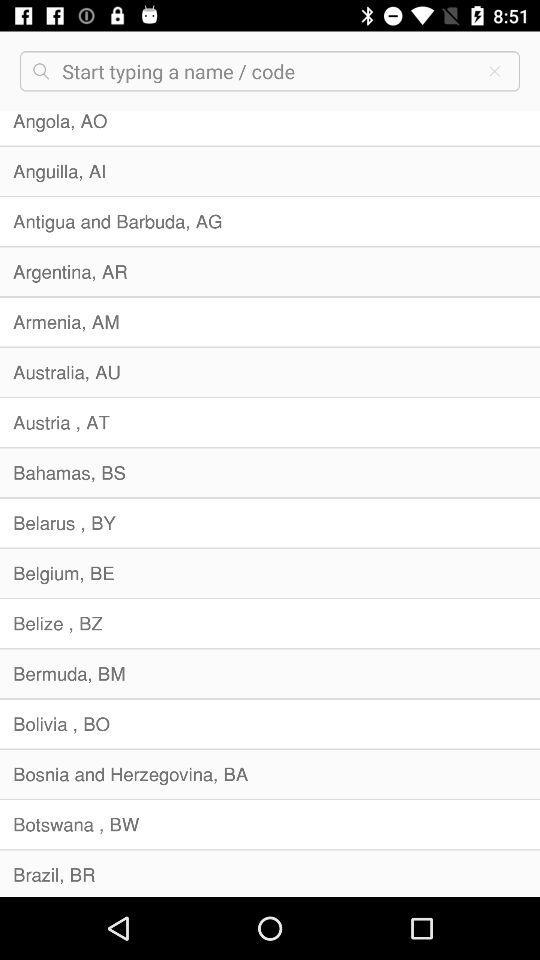  Describe the element at coordinates (270, 824) in the screenshot. I see `item below bosnia and herzegovina` at that location.